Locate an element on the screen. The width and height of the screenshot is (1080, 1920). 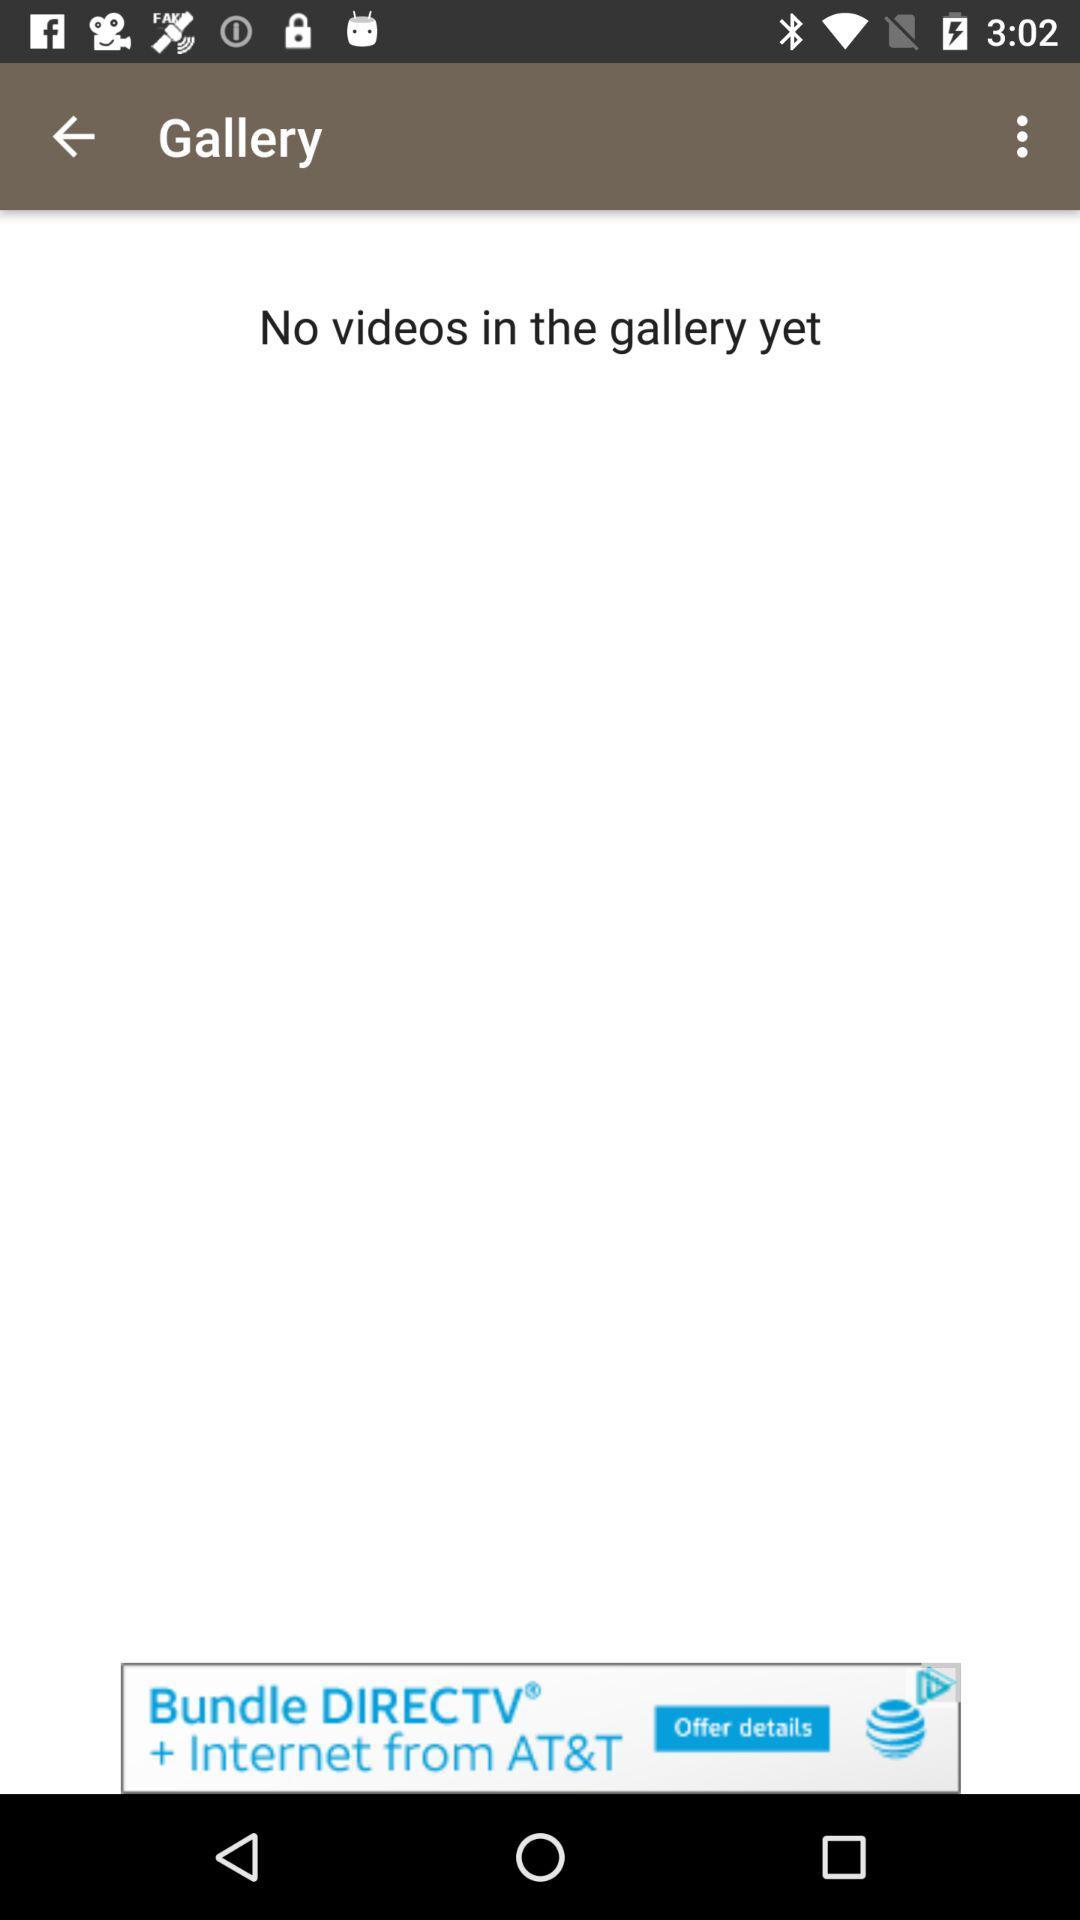
advertisement that redirects you to att to see offer is located at coordinates (540, 1727).